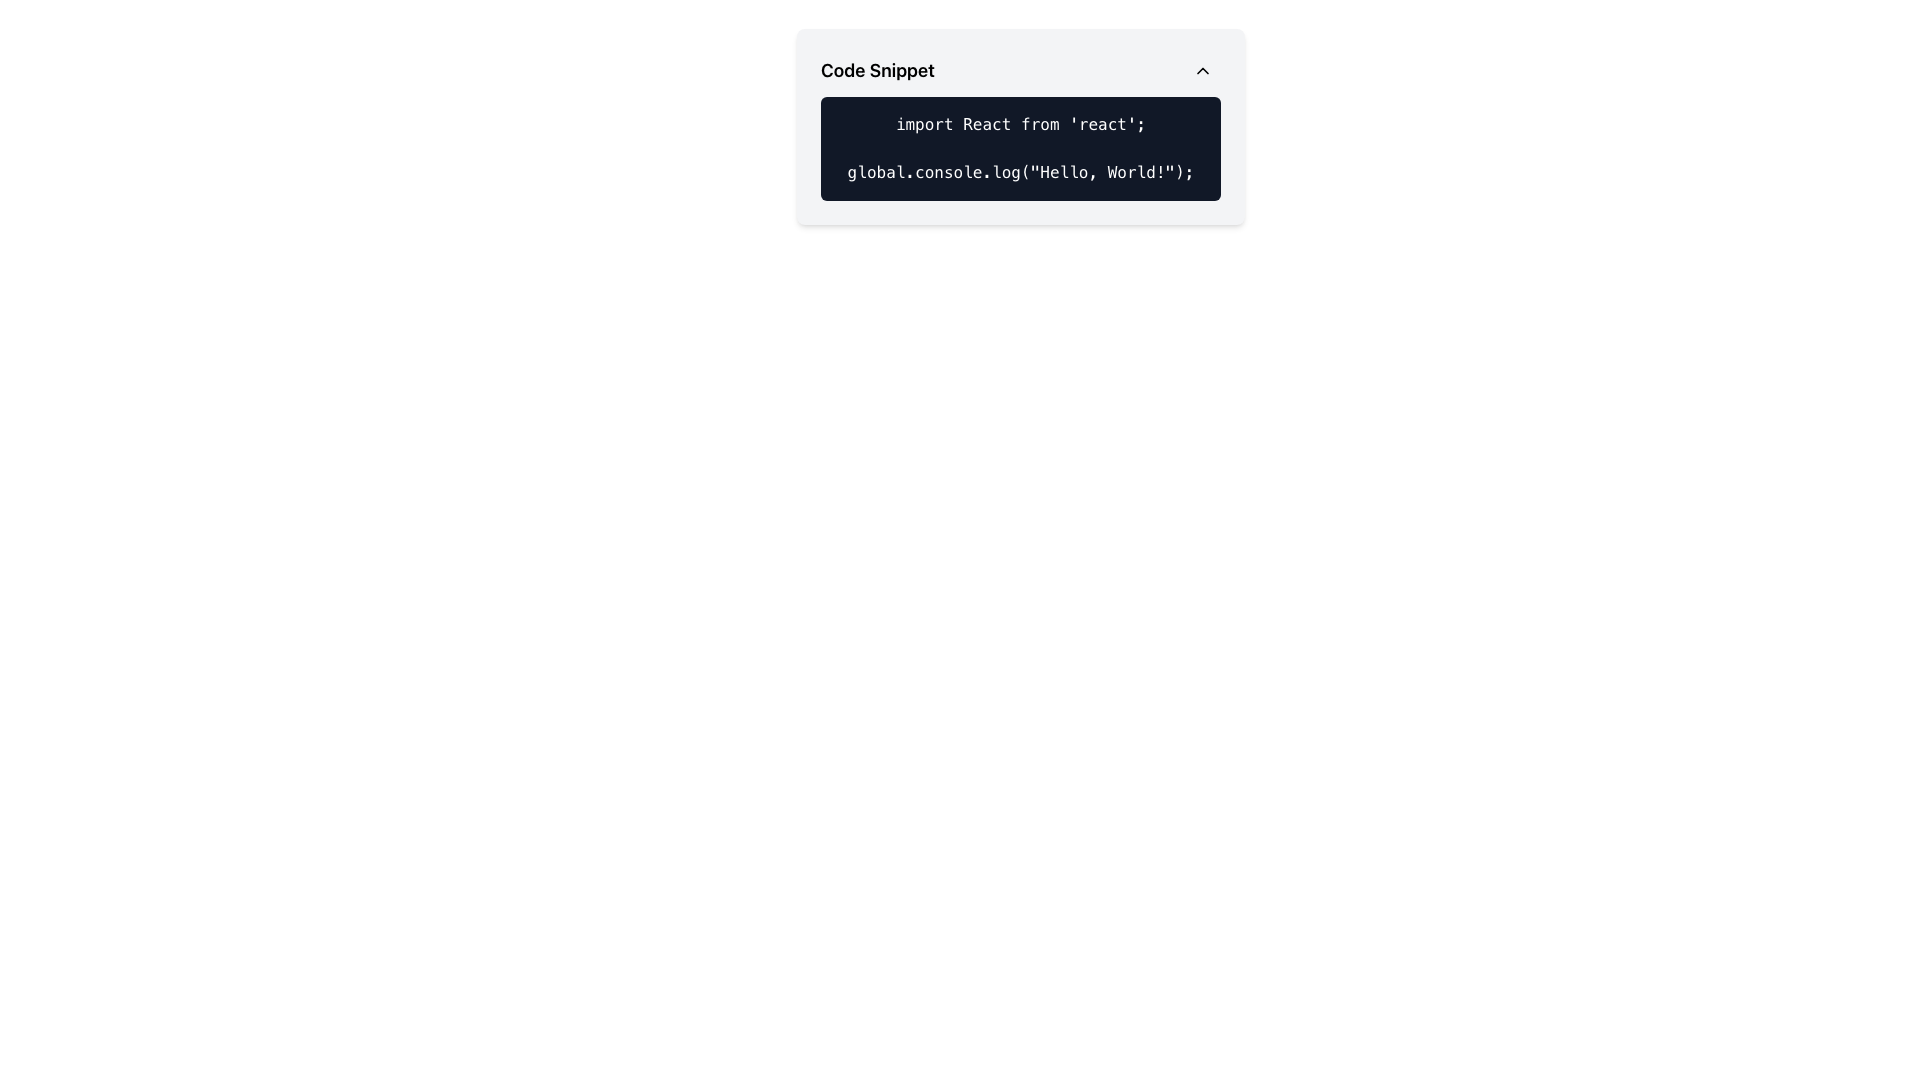 Image resolution: width=1920 pixels, height=1080 pixels. I want to click on text within the code block that has a dark background and light-colored text, containing a JavaScript snippet starting with 'import React from 'react'; located under the 'Code Snippet' title, so click(1021, 148).